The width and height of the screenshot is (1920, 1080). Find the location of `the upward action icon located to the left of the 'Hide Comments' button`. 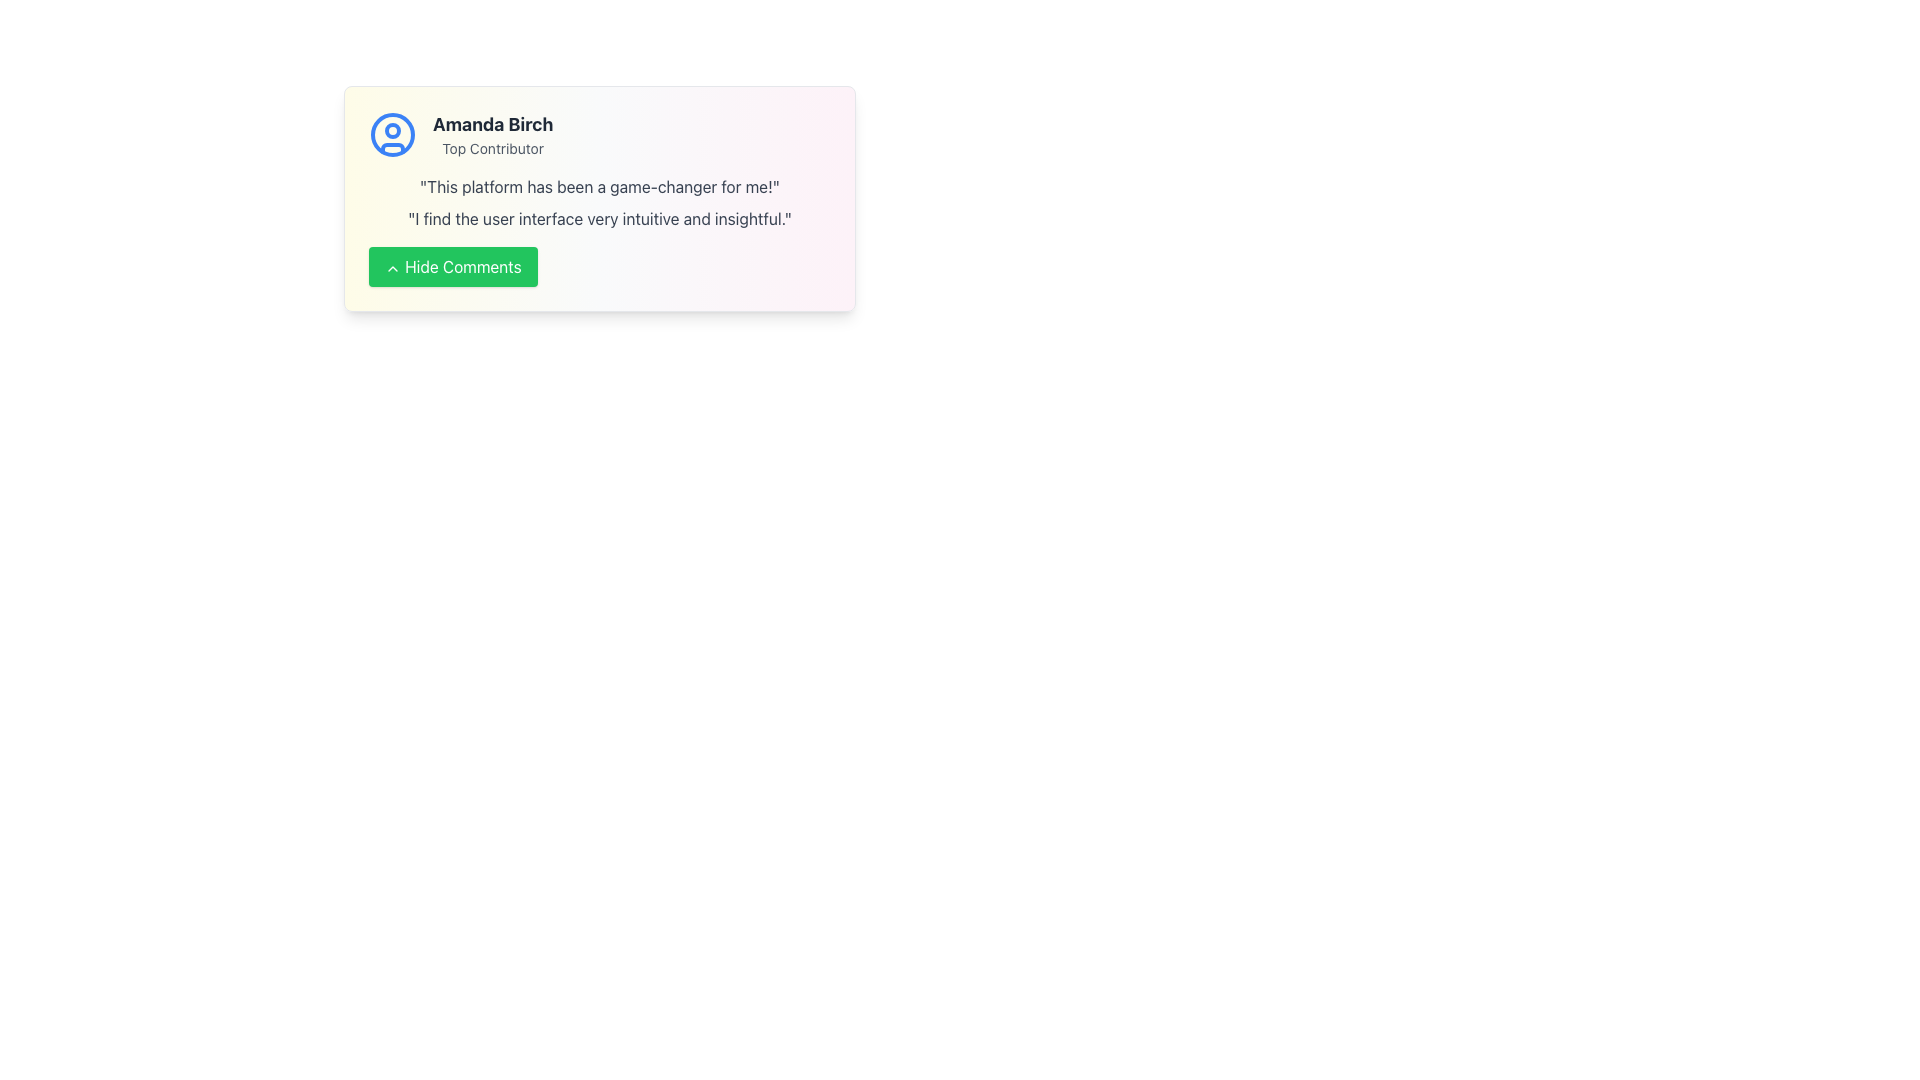

the upward action icon located to the left of the 'Hide Comments' button is located at coordinates (393, 266).